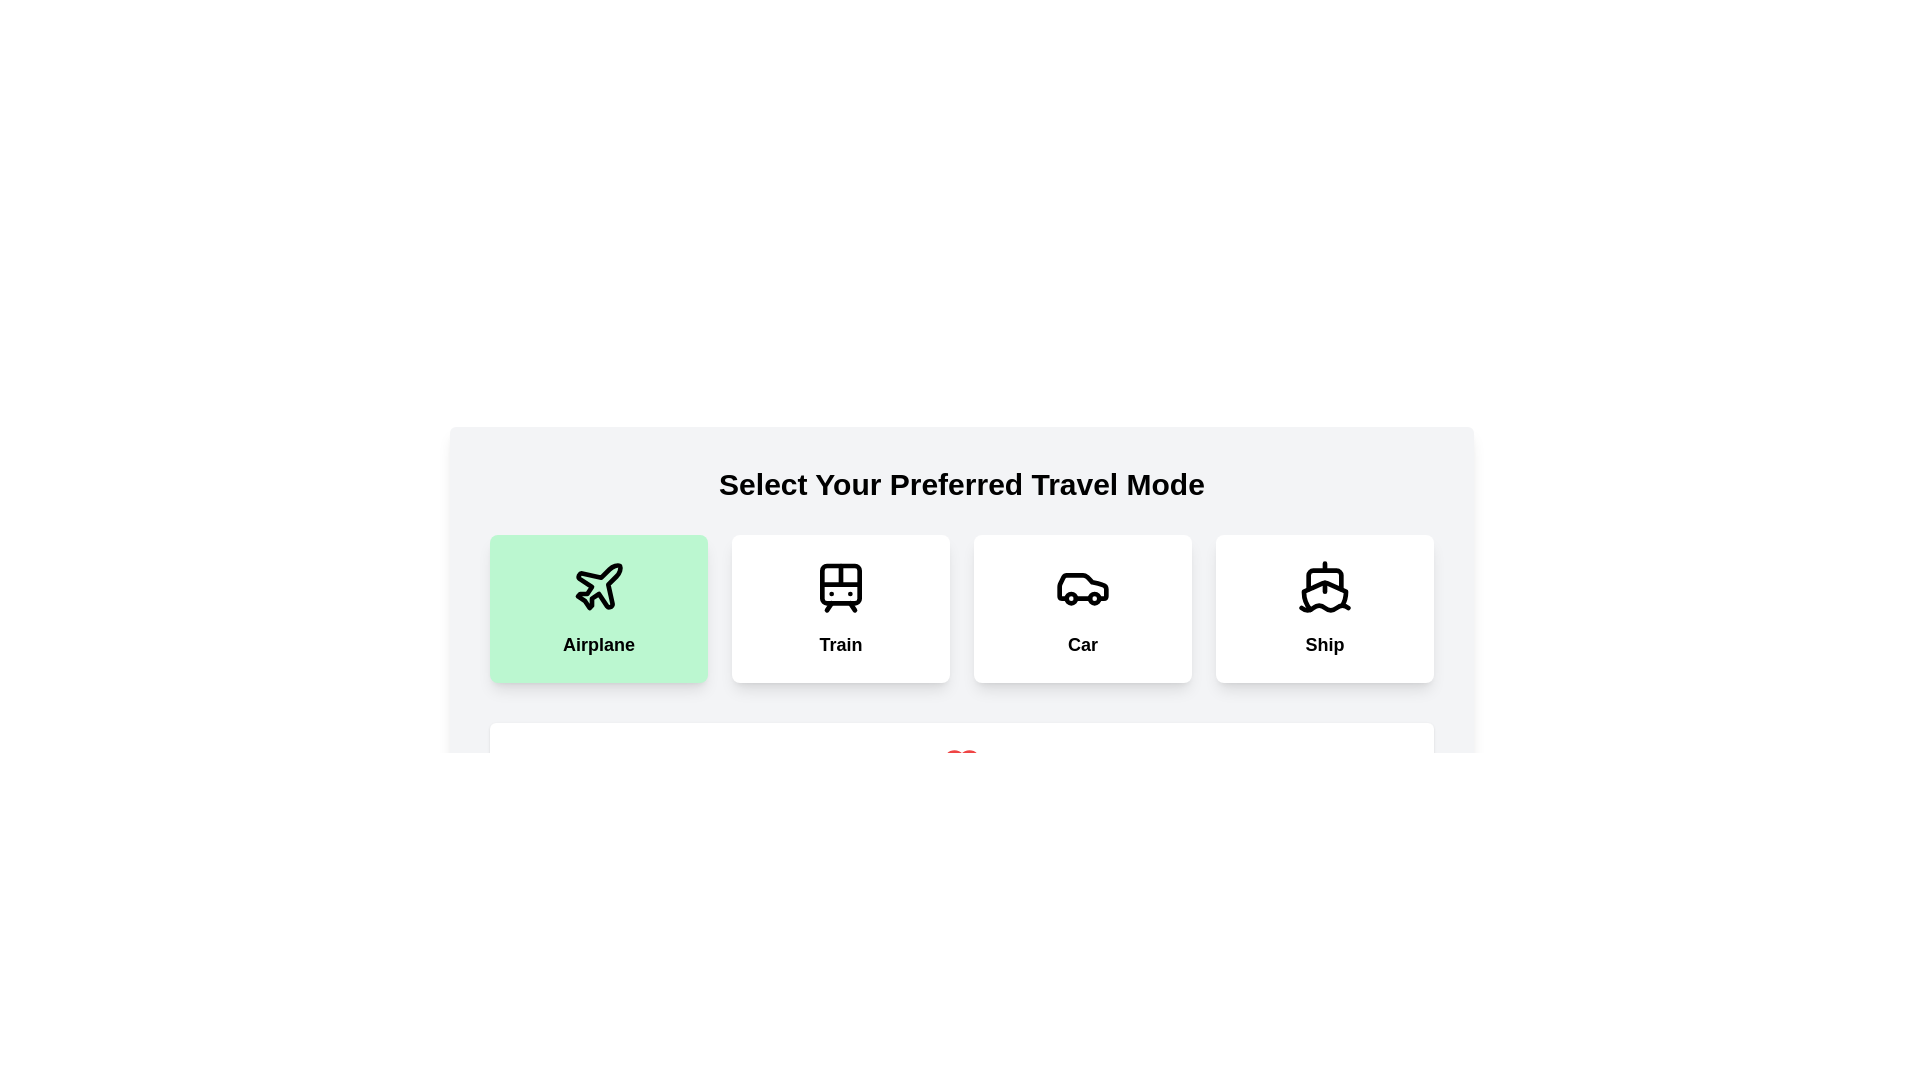  I want to click on the lower section of the ship icon, specifically the curved lines representing water or waves, which is the fourth option in the row of selectable travel mode icons, so click(1324, 607).